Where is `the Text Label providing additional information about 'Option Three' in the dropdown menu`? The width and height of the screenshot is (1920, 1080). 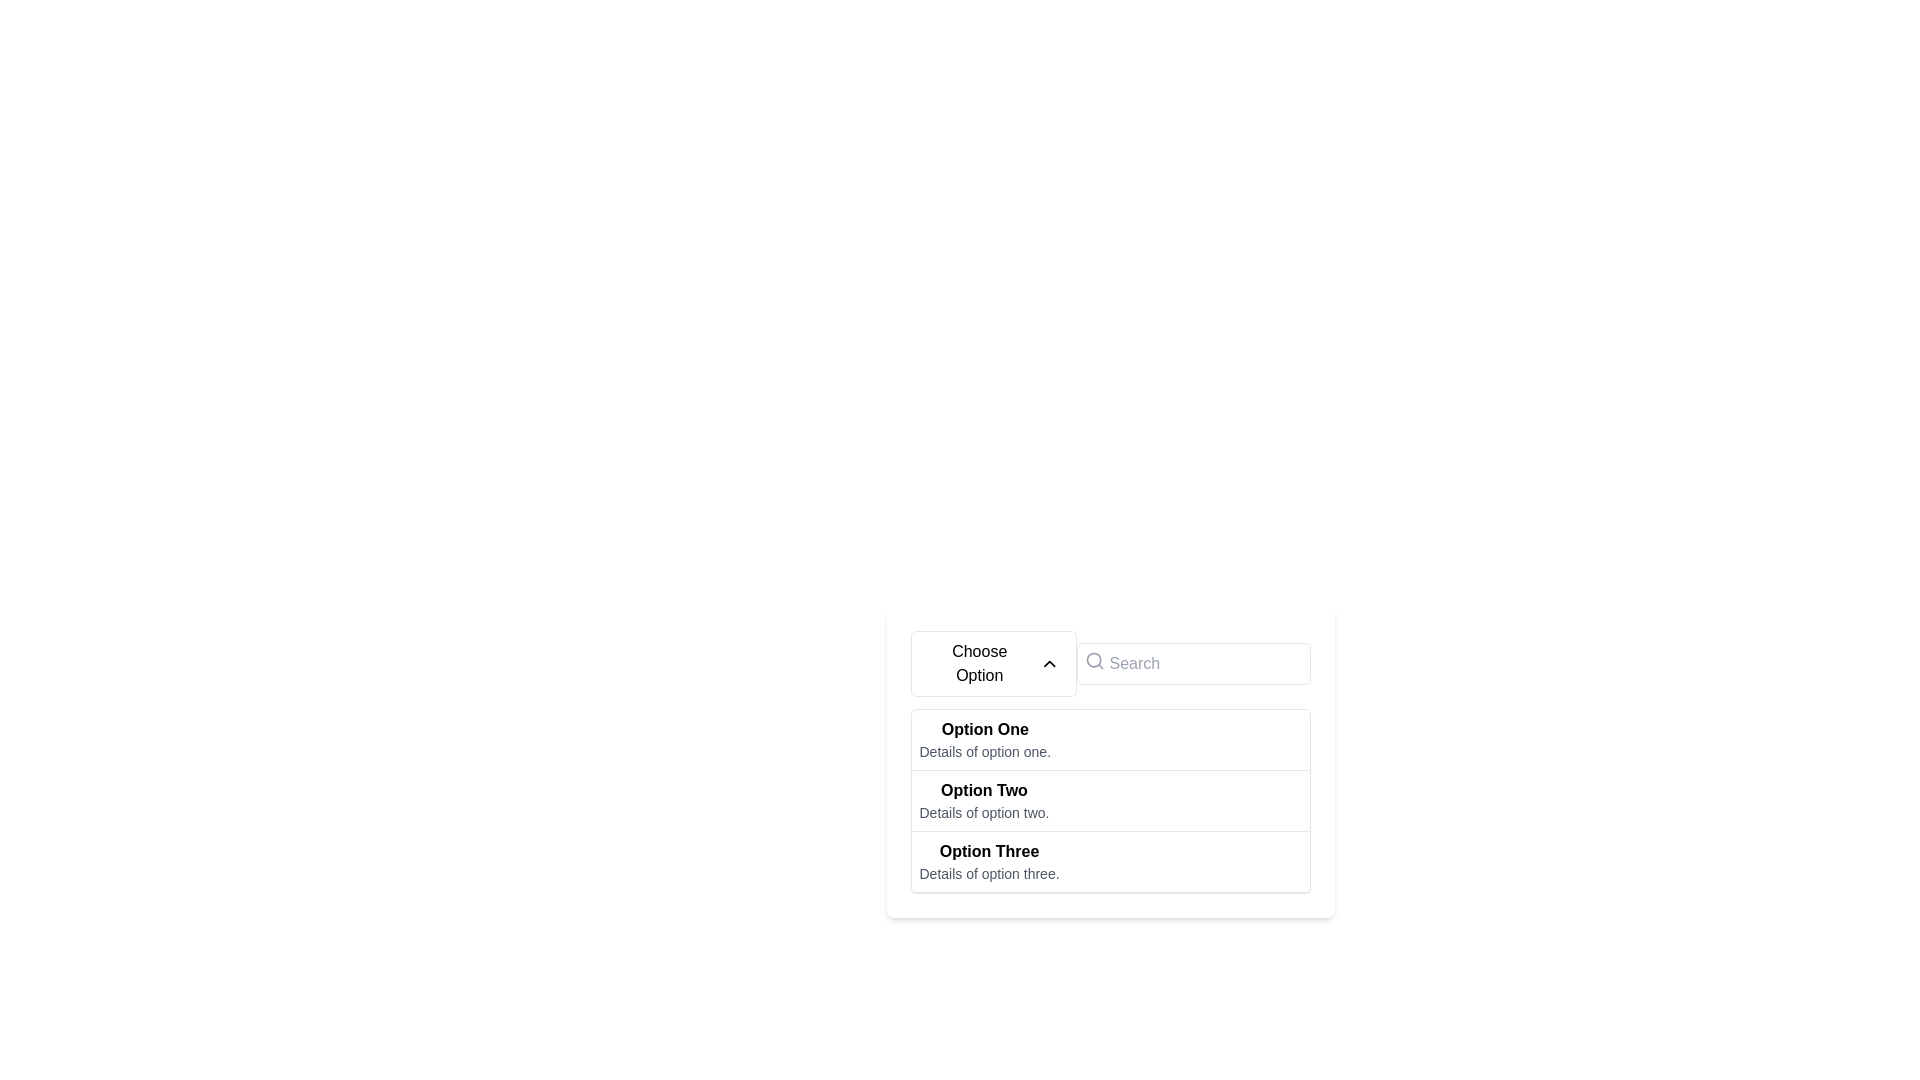
the Text Label providing additional information about 'Option Three' in the dropdown menu is located at coordinates (989, 873).